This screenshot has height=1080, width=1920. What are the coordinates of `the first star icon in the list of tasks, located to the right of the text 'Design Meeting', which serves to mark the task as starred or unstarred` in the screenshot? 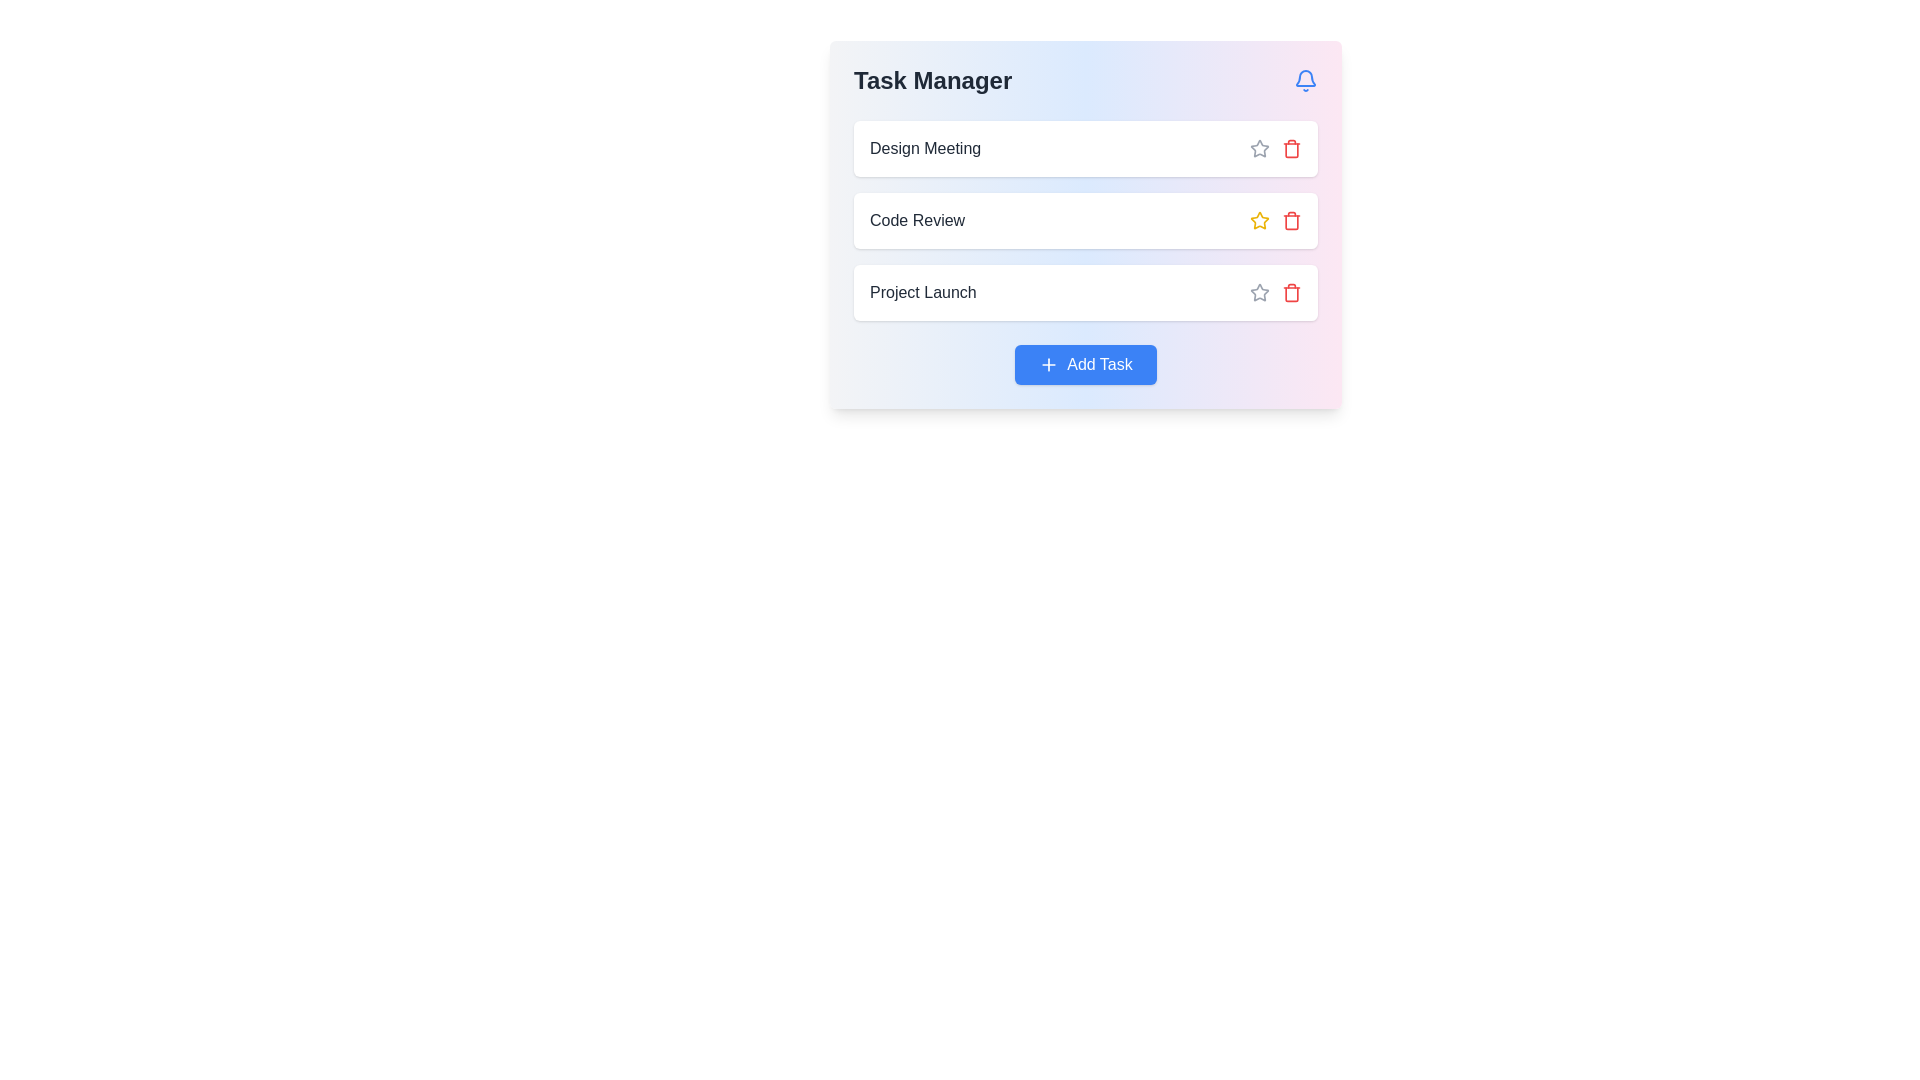 It's located at (1258, 148).